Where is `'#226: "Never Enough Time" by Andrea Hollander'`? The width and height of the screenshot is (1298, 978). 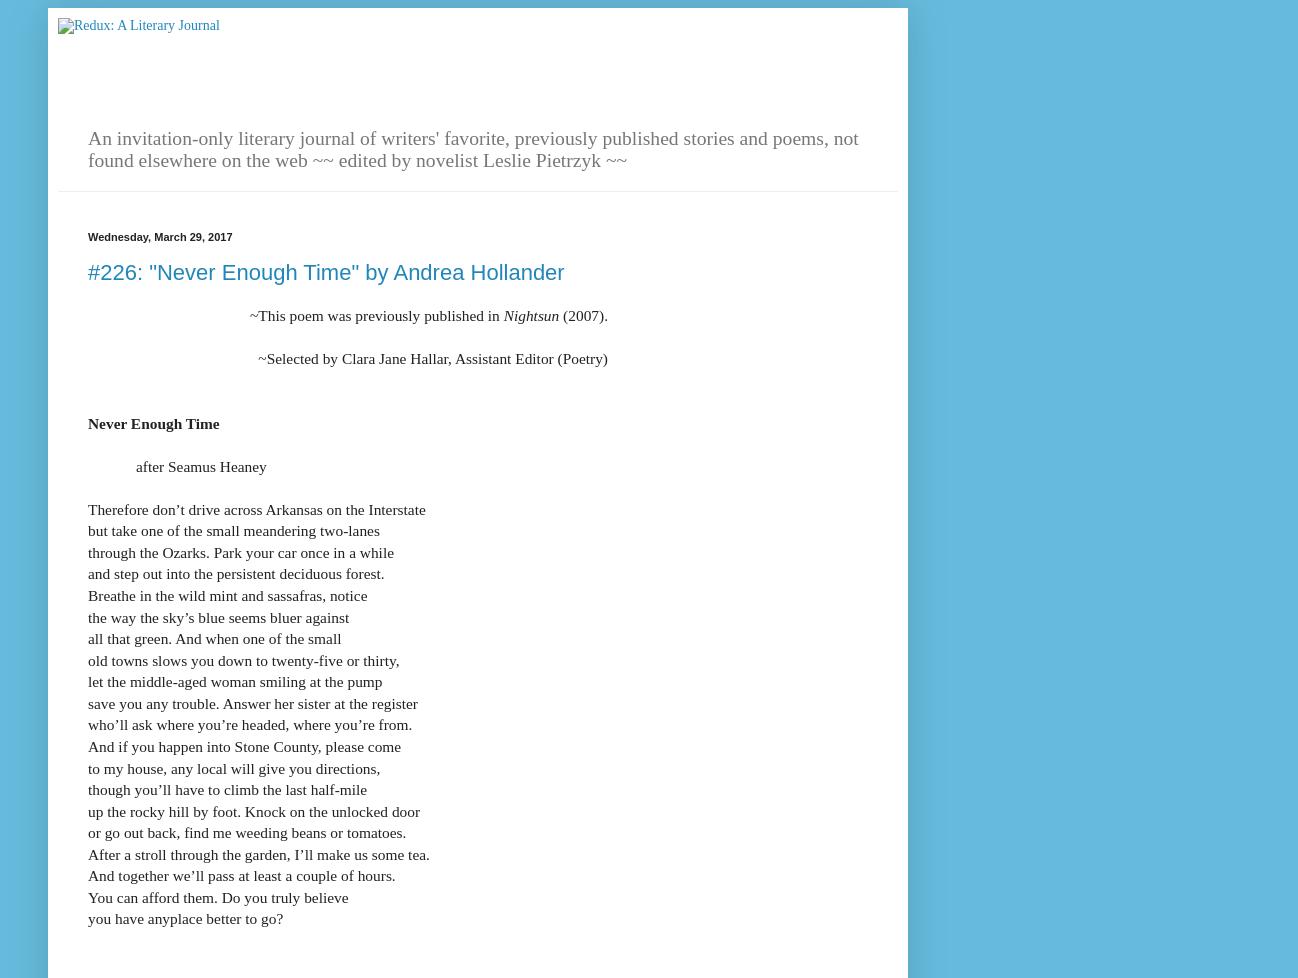
'#226: "Never Enough Time" by Andrea Hollander' is located at coordinates (88, 270).